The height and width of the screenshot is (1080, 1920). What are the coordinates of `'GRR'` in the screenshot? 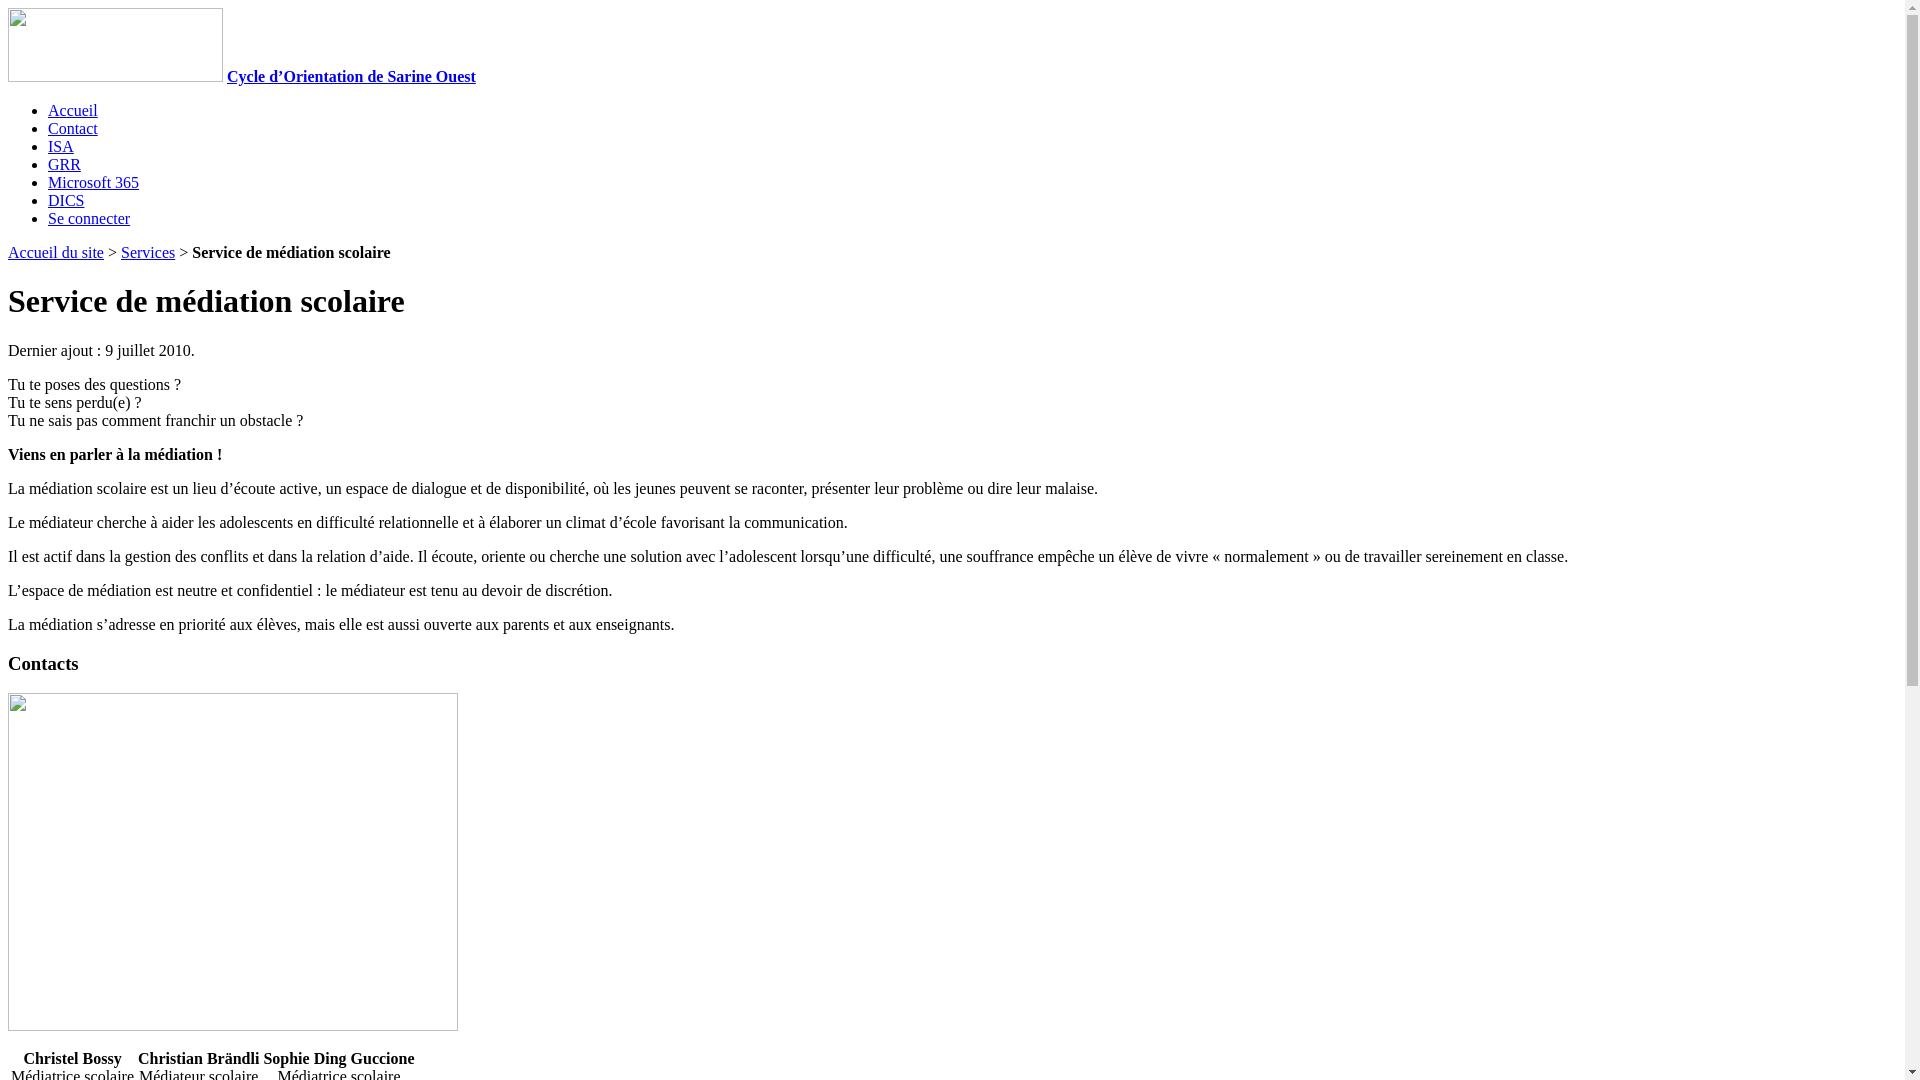 It's located at (64, 163).